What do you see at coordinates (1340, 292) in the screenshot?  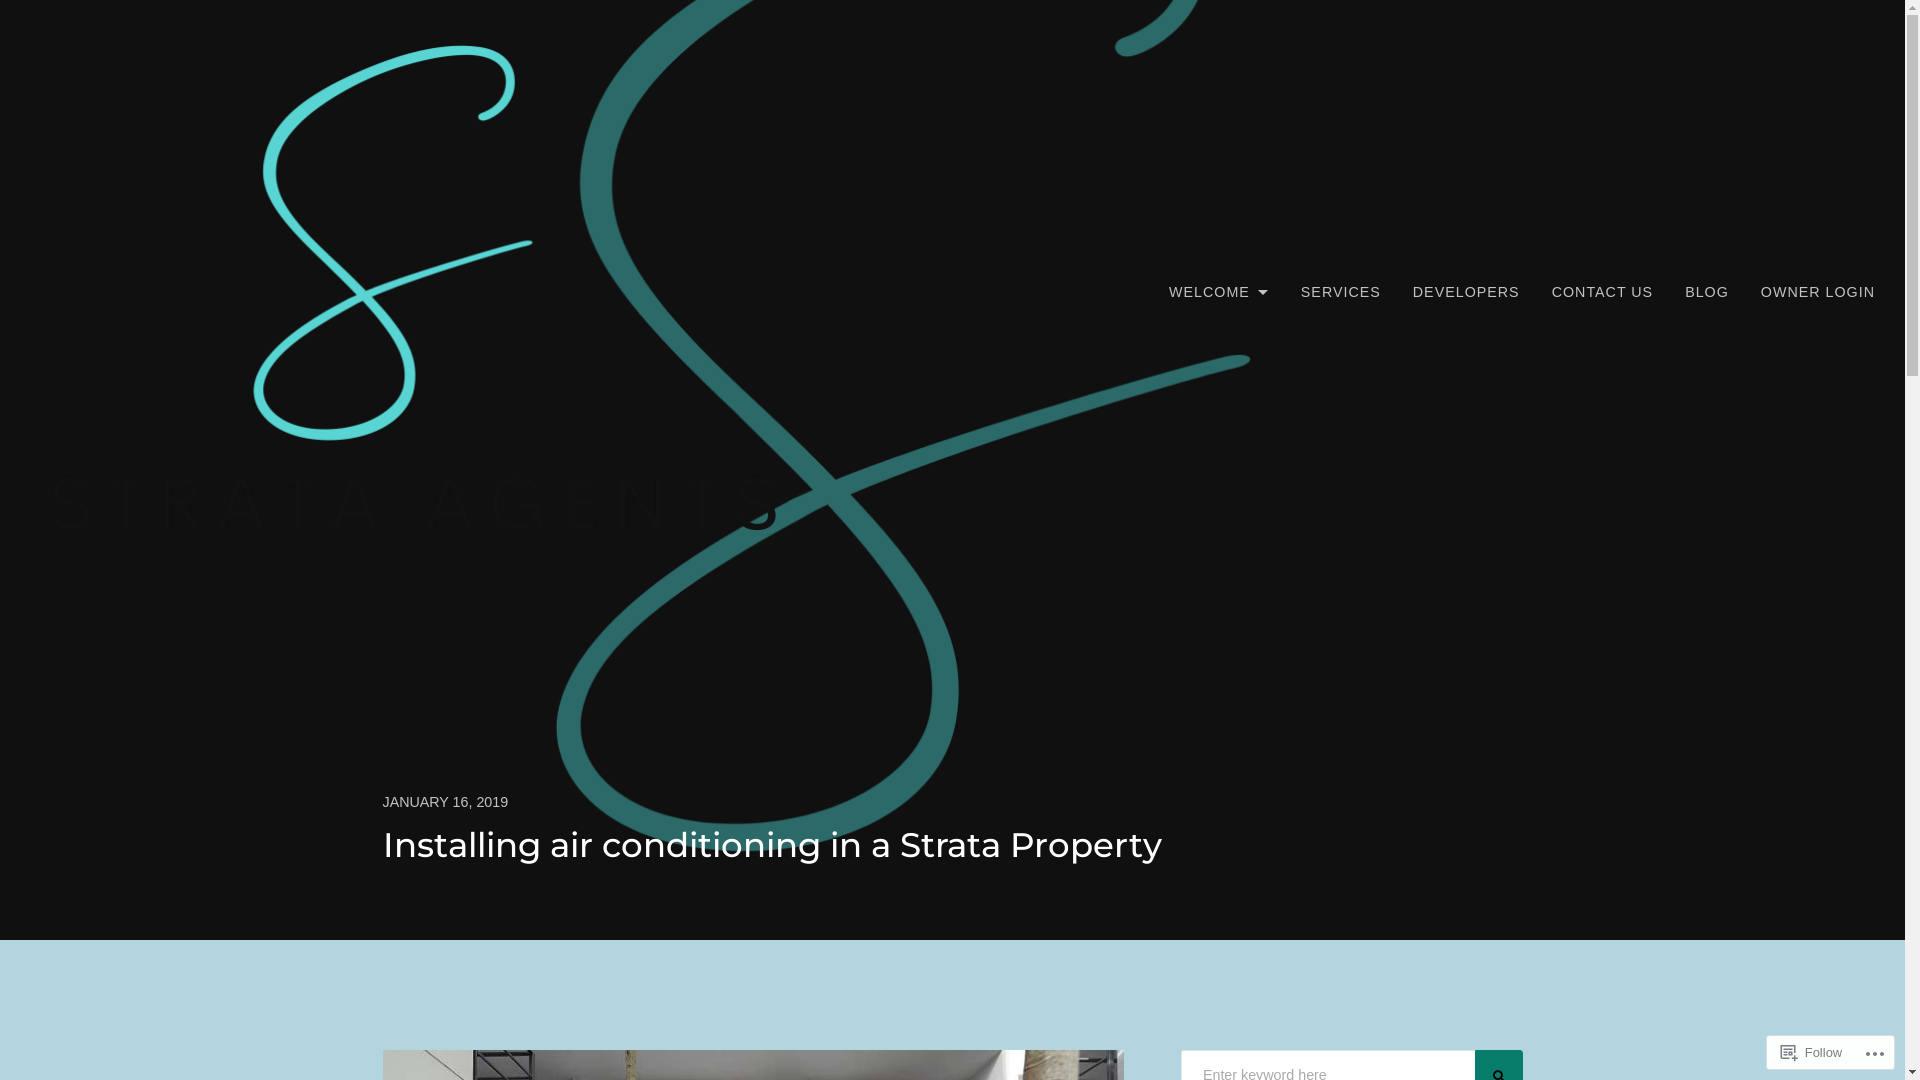 I see `'SERVICES'` at bounding box center [1340, 292].